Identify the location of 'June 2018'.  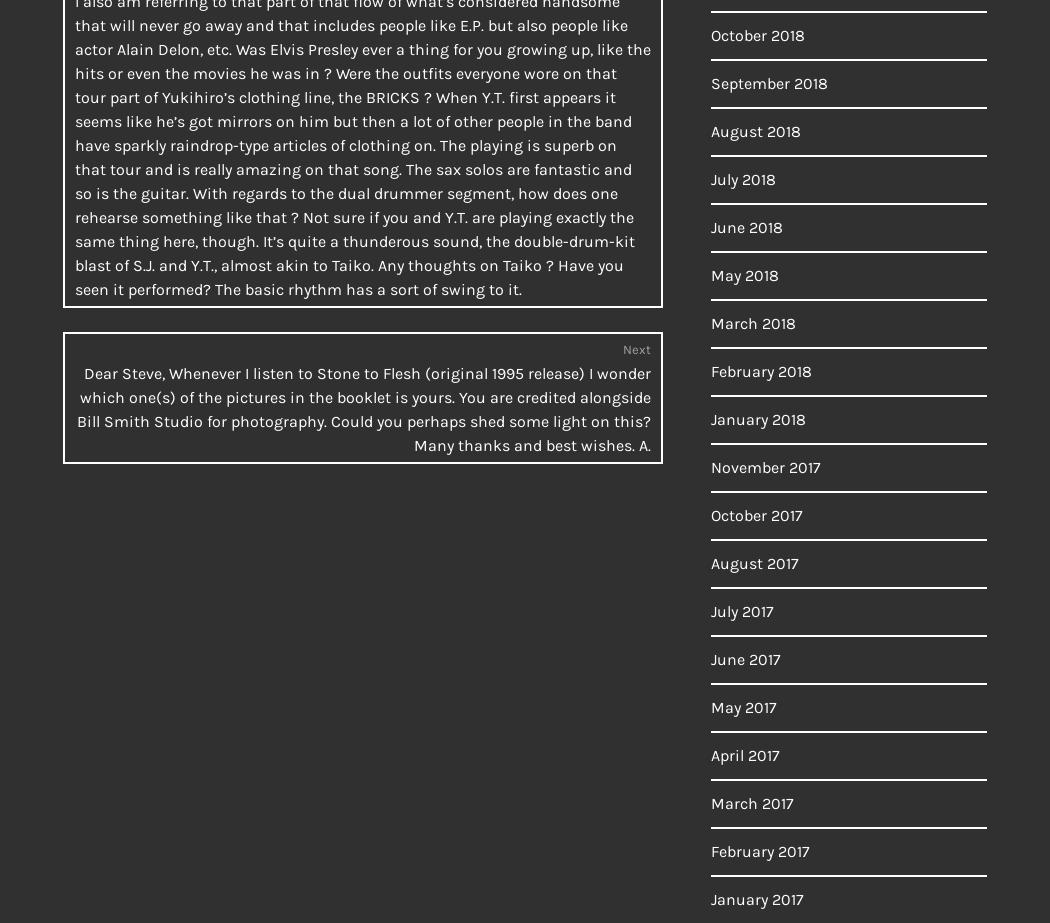
(745, 227).